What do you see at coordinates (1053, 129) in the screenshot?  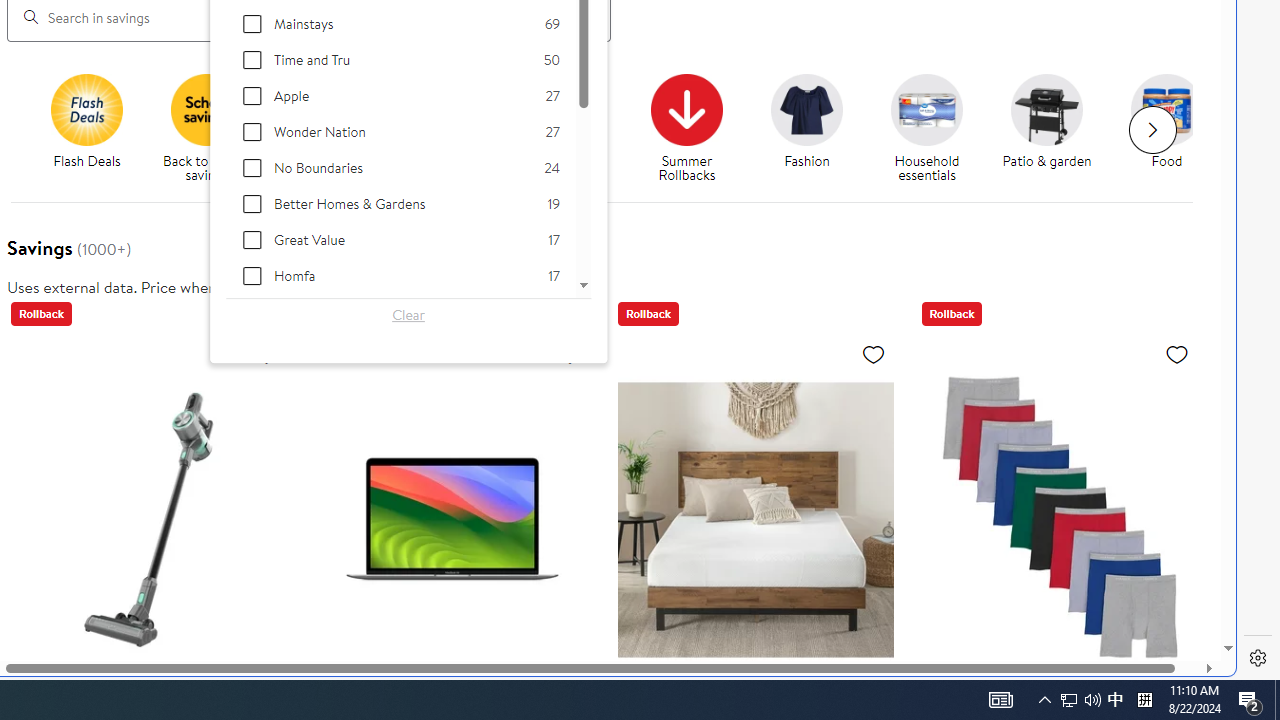 I see `'Patio & garden'` at bounding box center [1053, 129].